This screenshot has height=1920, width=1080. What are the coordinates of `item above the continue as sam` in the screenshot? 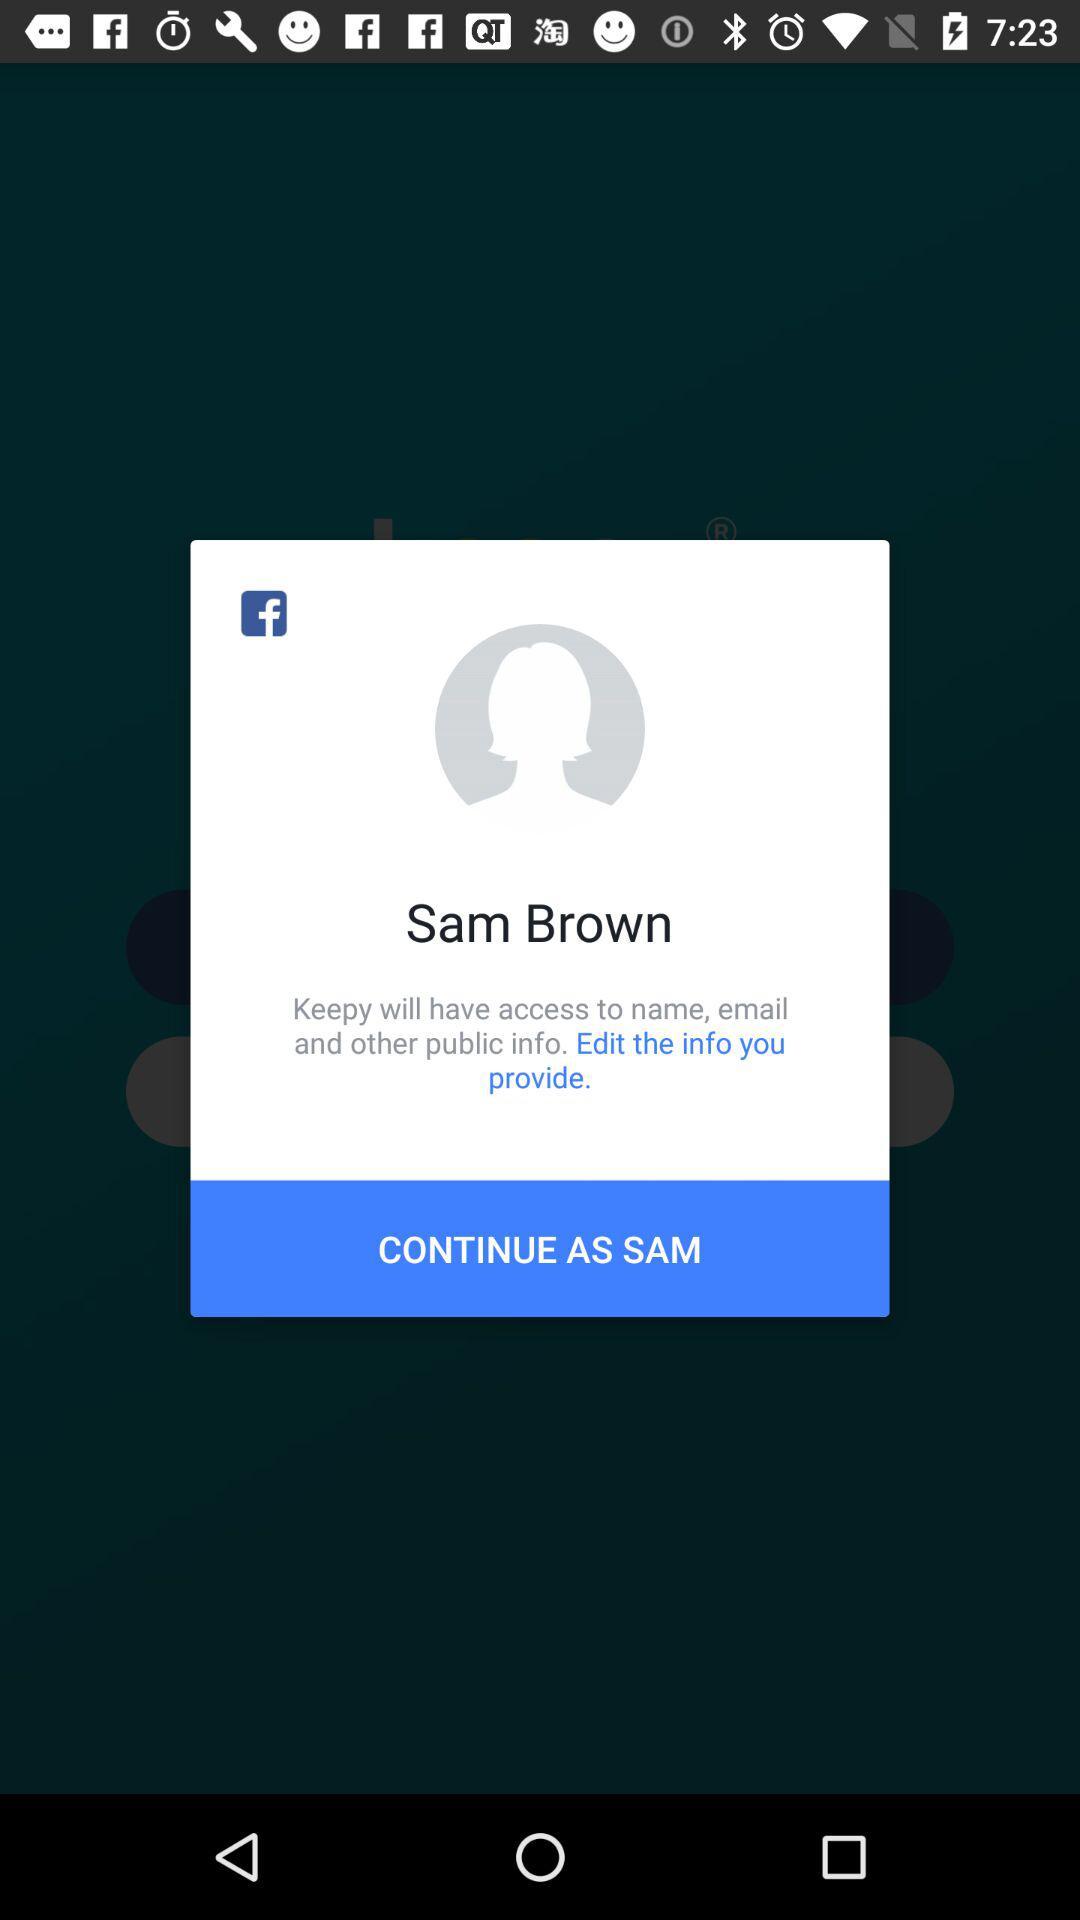 It's located at (540, 1041).